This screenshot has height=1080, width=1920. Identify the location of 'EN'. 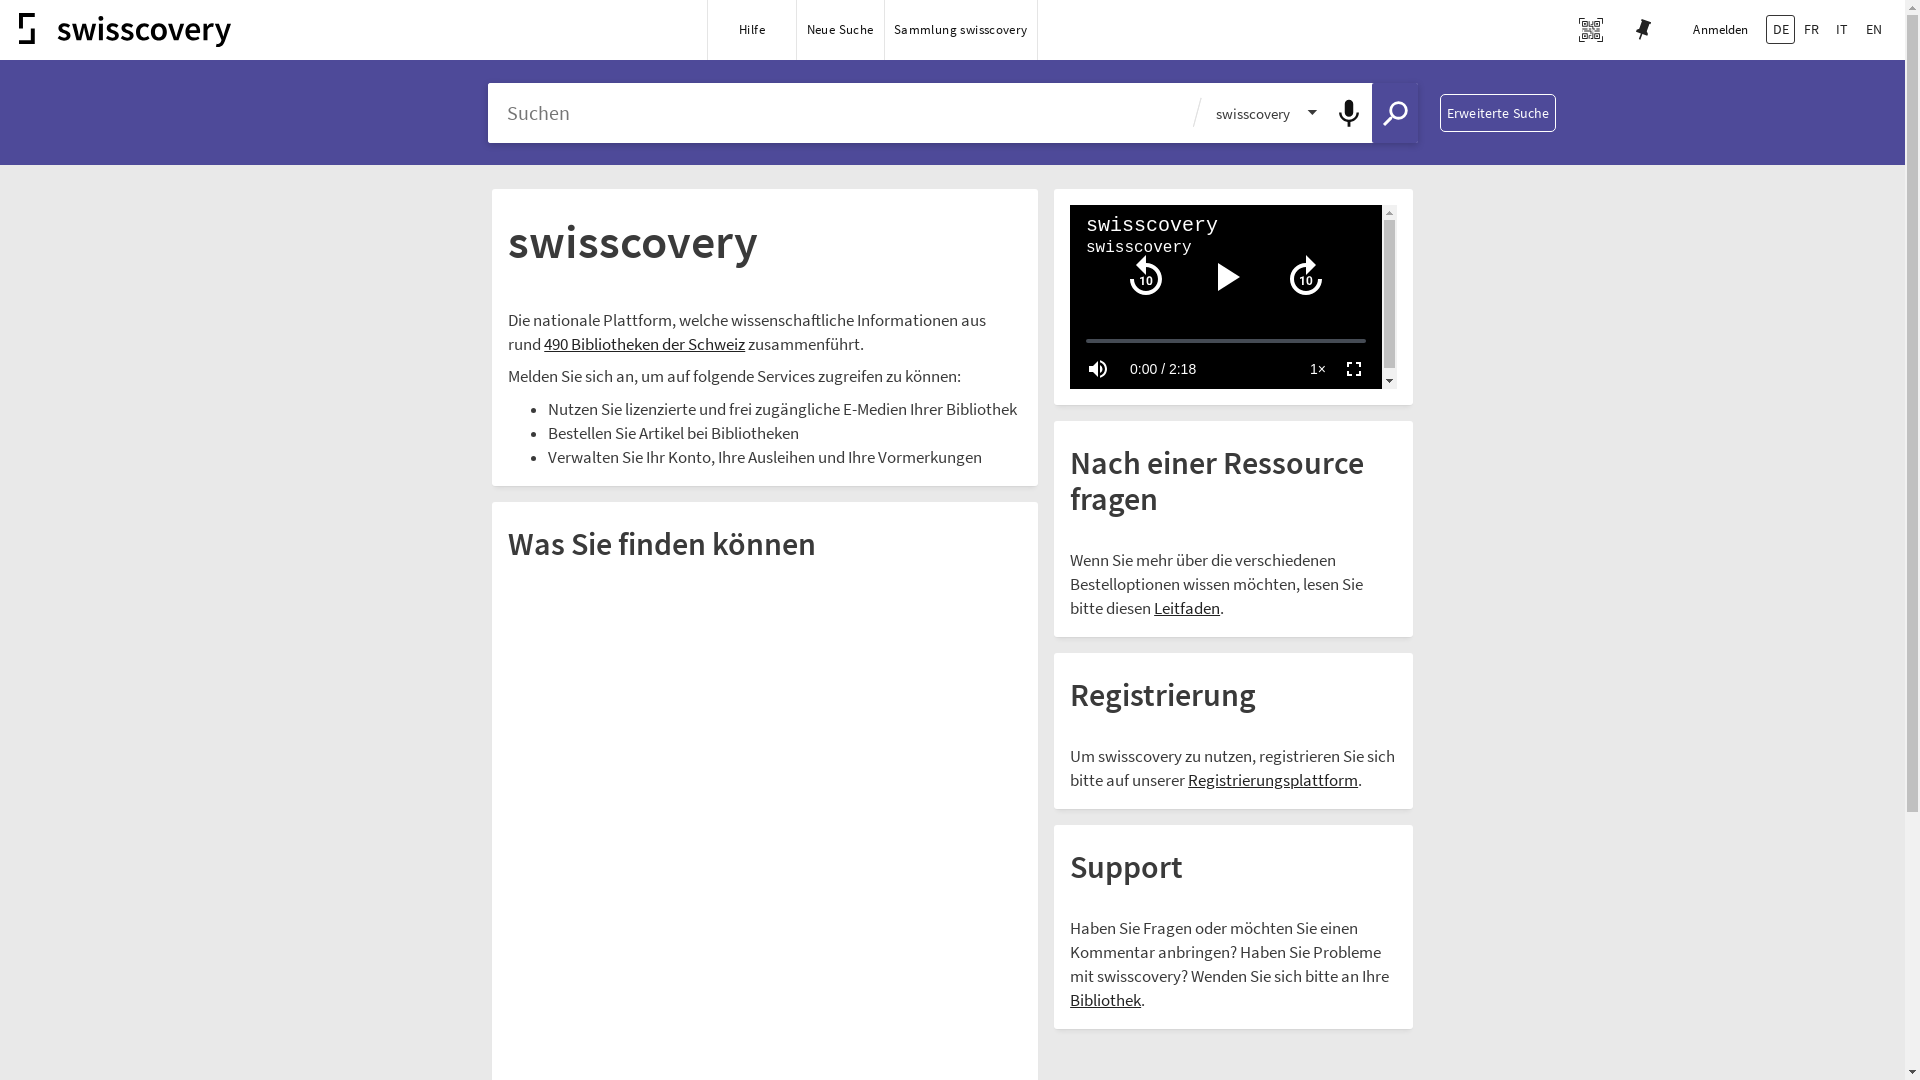
(1872, 29).